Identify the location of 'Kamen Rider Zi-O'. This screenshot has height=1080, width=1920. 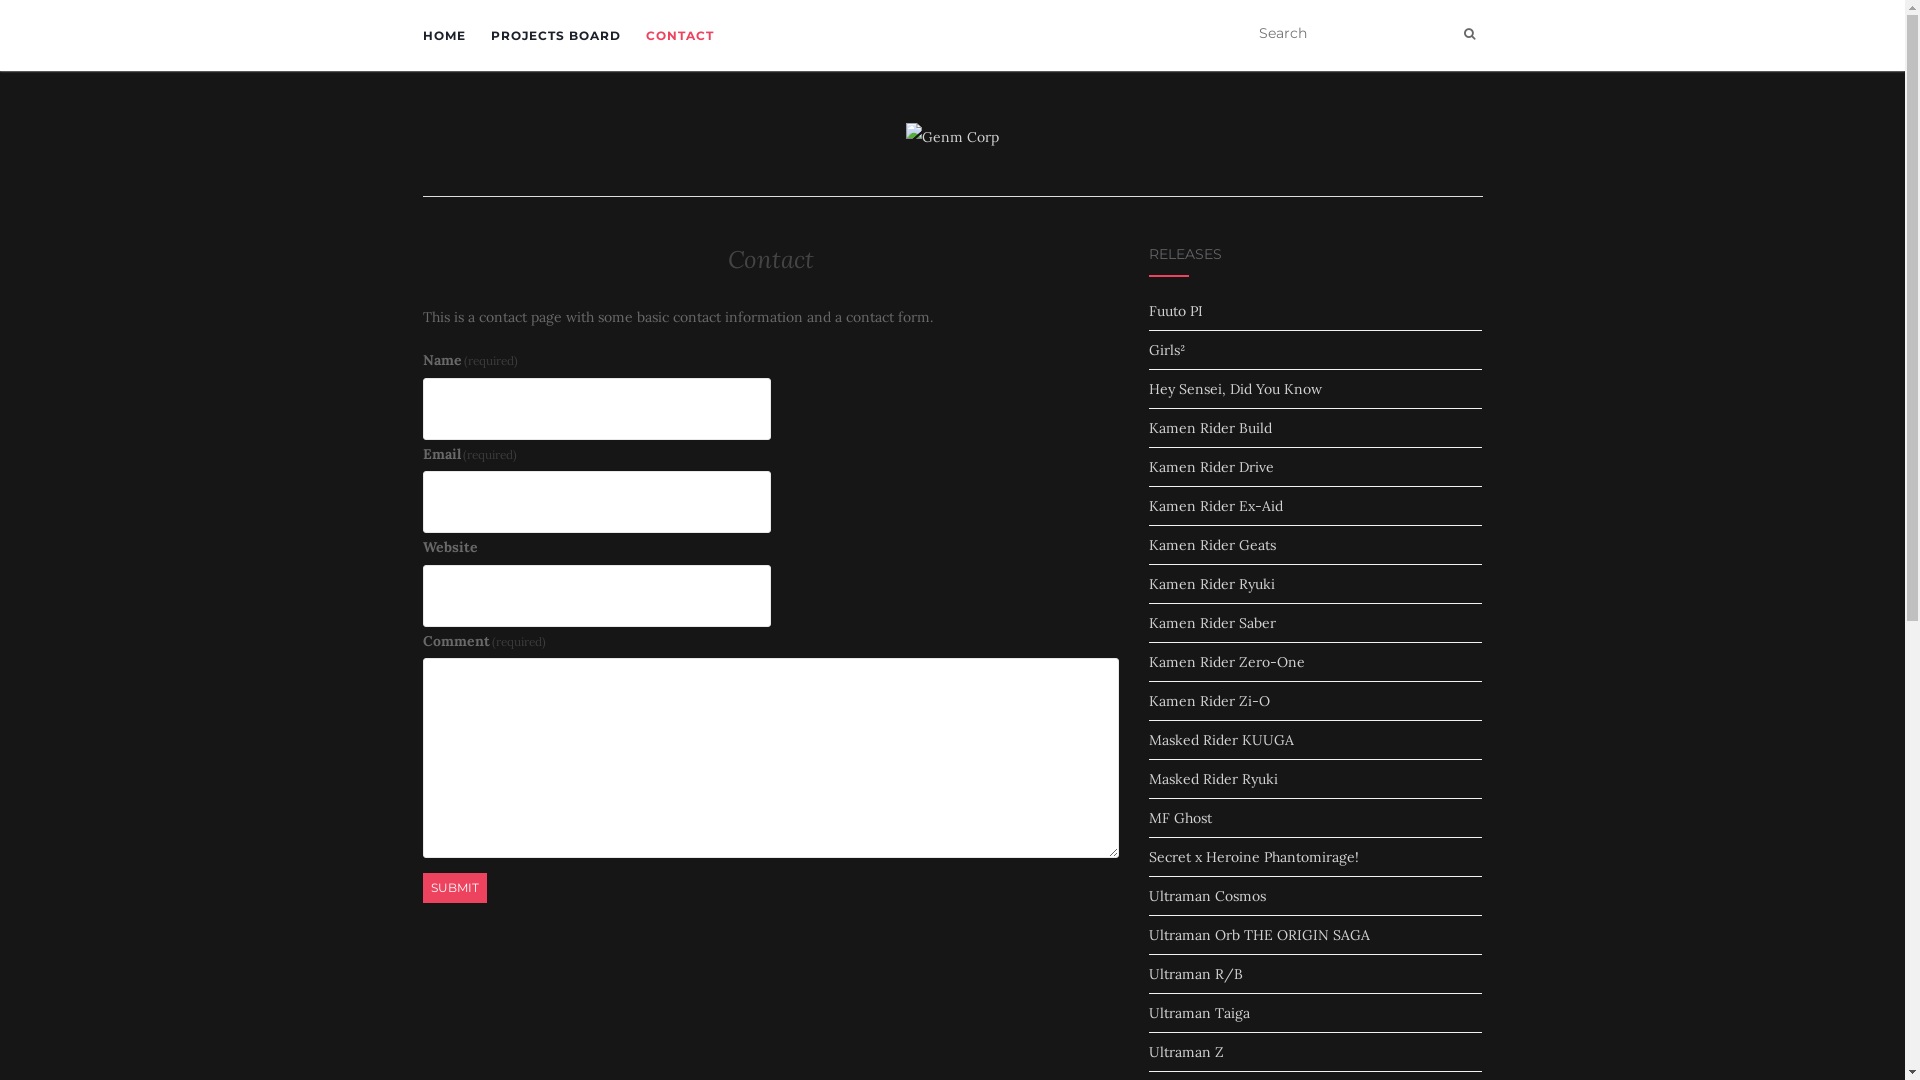
(1208, 700).